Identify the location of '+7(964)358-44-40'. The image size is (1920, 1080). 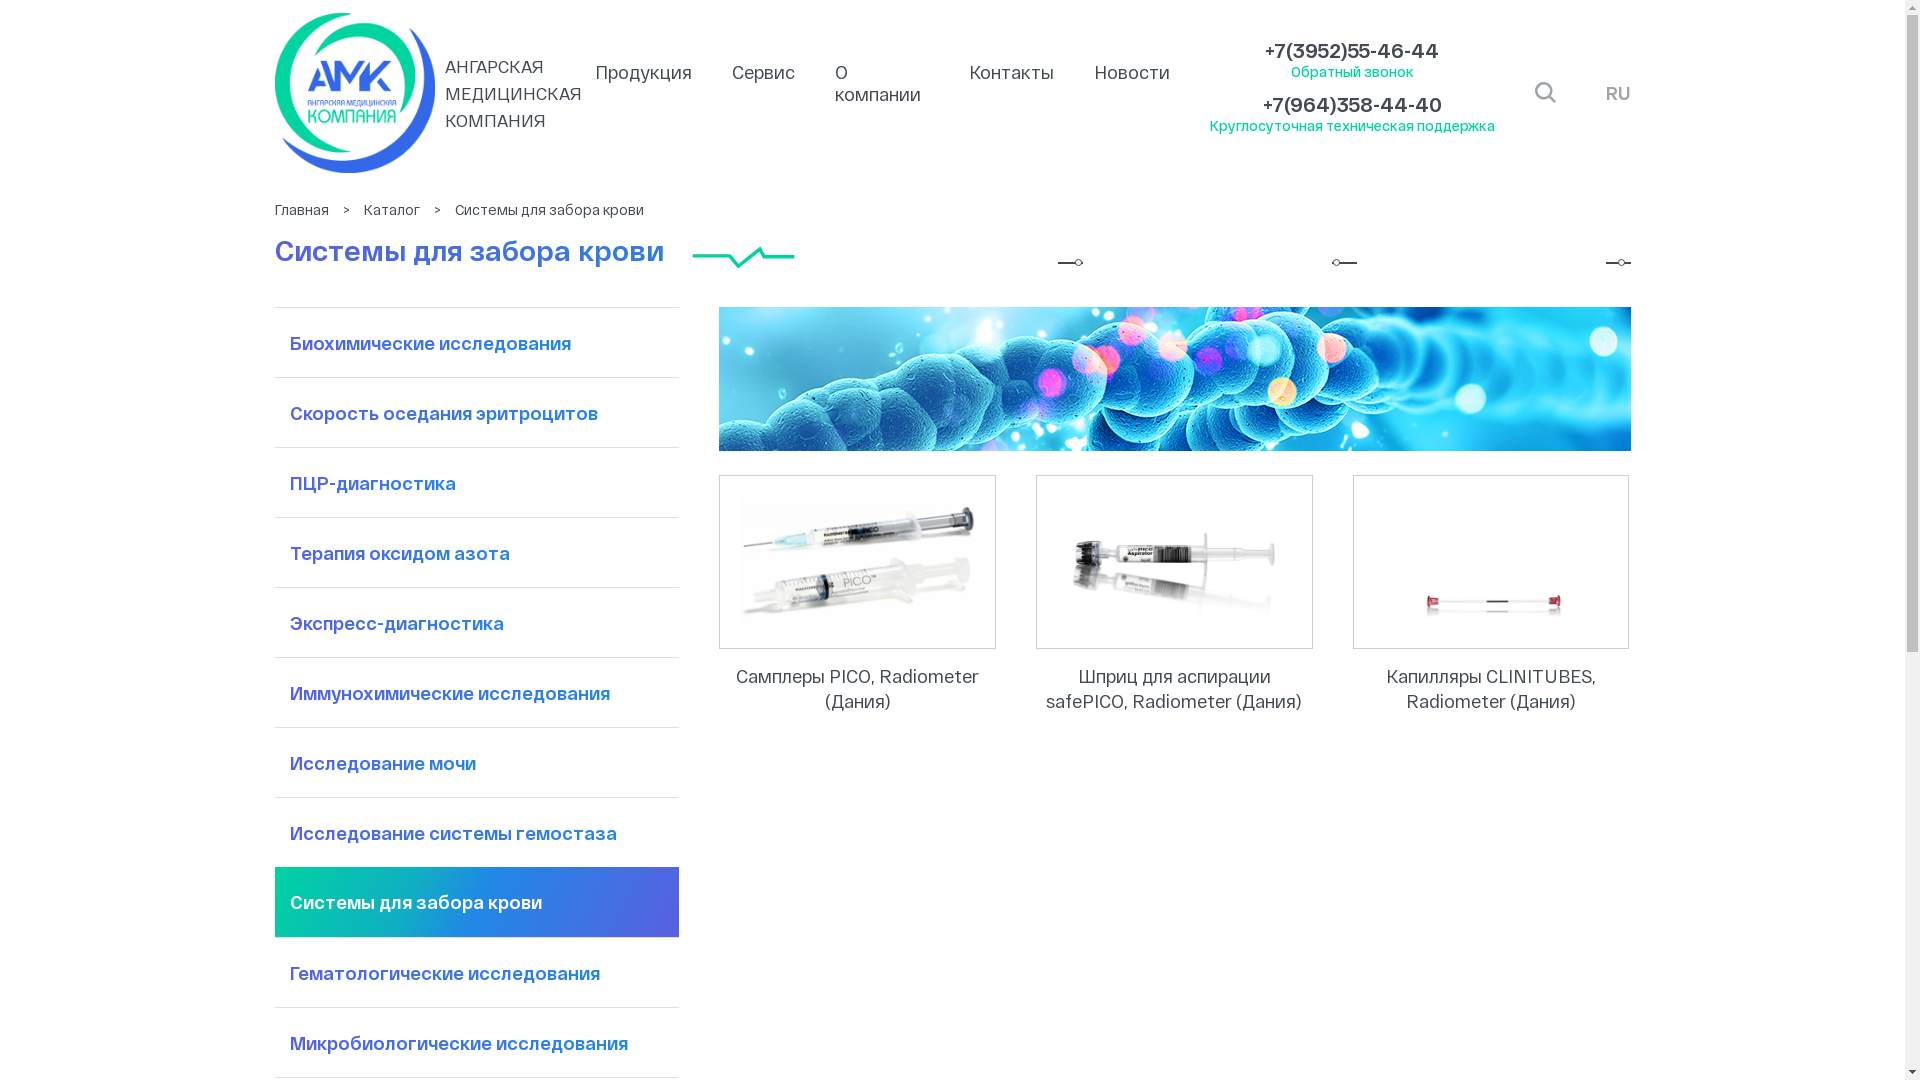
(1352, 104).